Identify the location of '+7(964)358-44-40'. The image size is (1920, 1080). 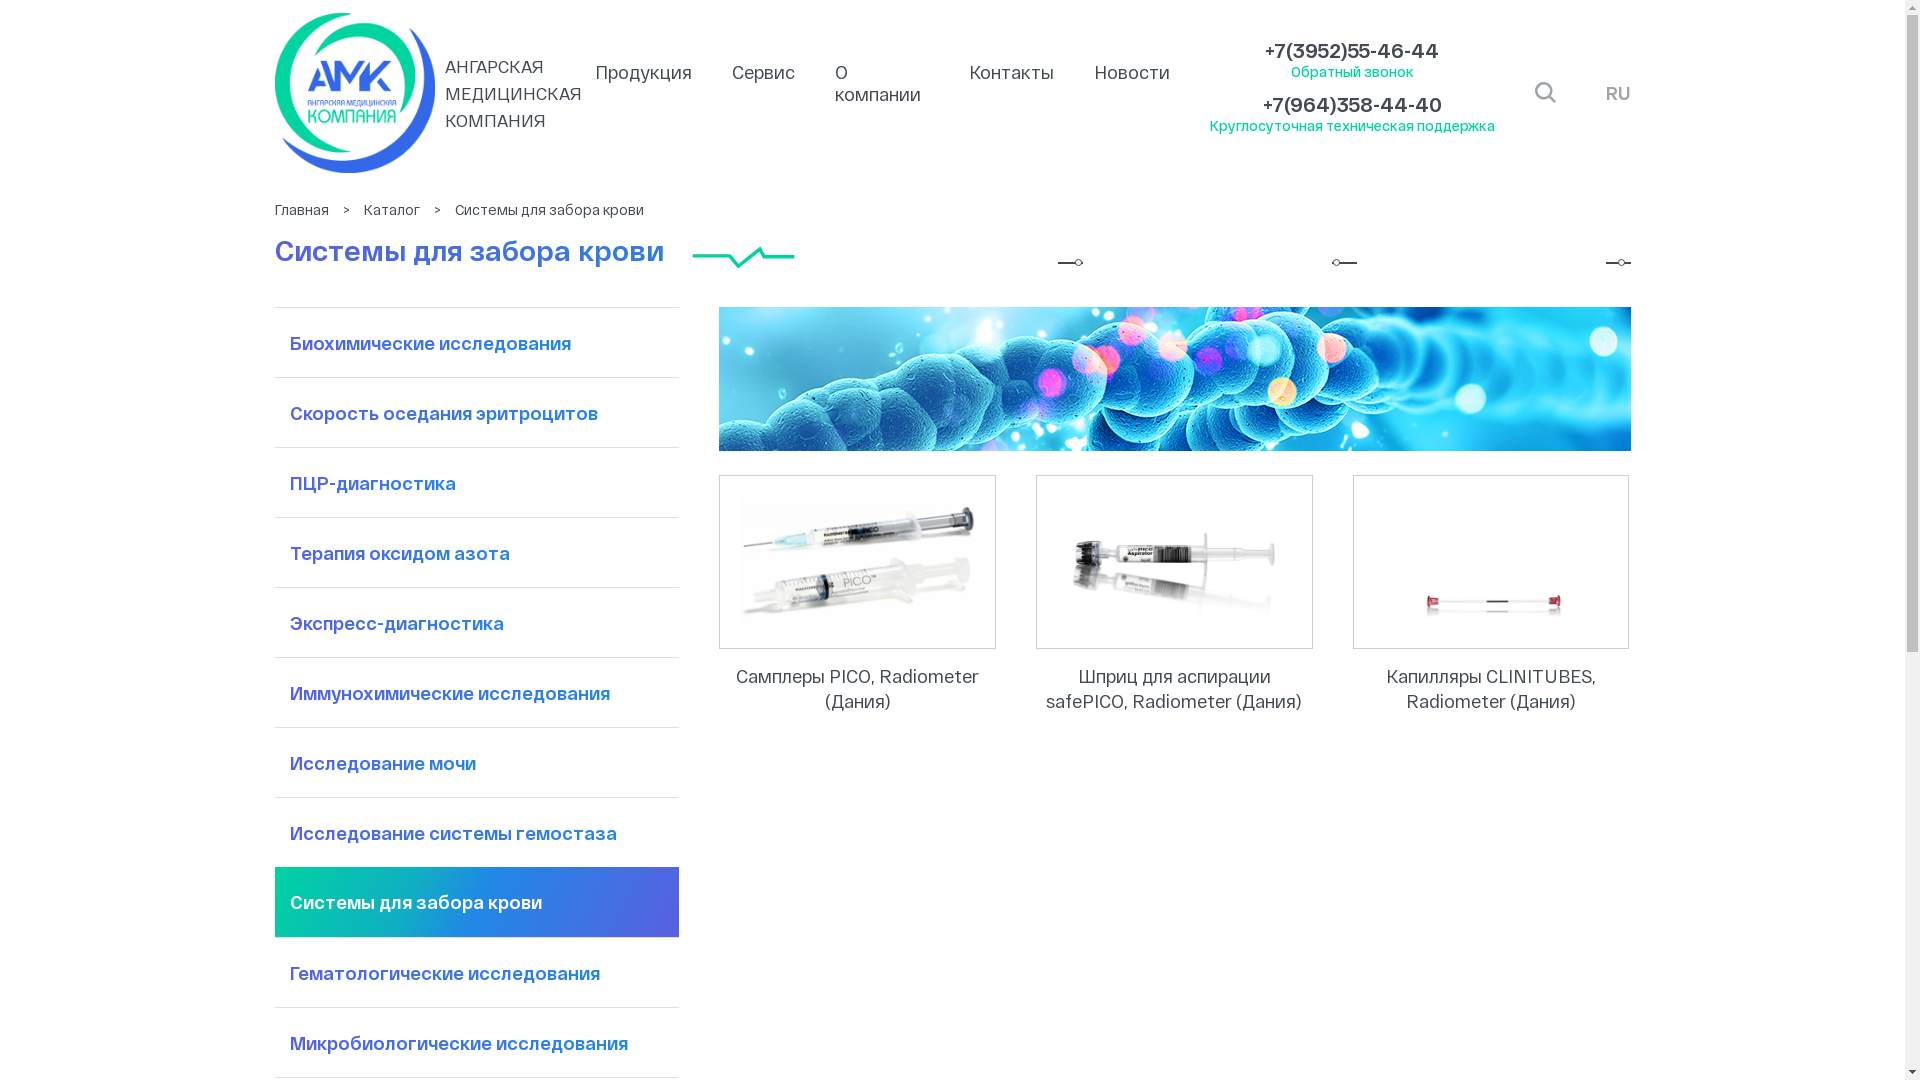
(1352, 104).